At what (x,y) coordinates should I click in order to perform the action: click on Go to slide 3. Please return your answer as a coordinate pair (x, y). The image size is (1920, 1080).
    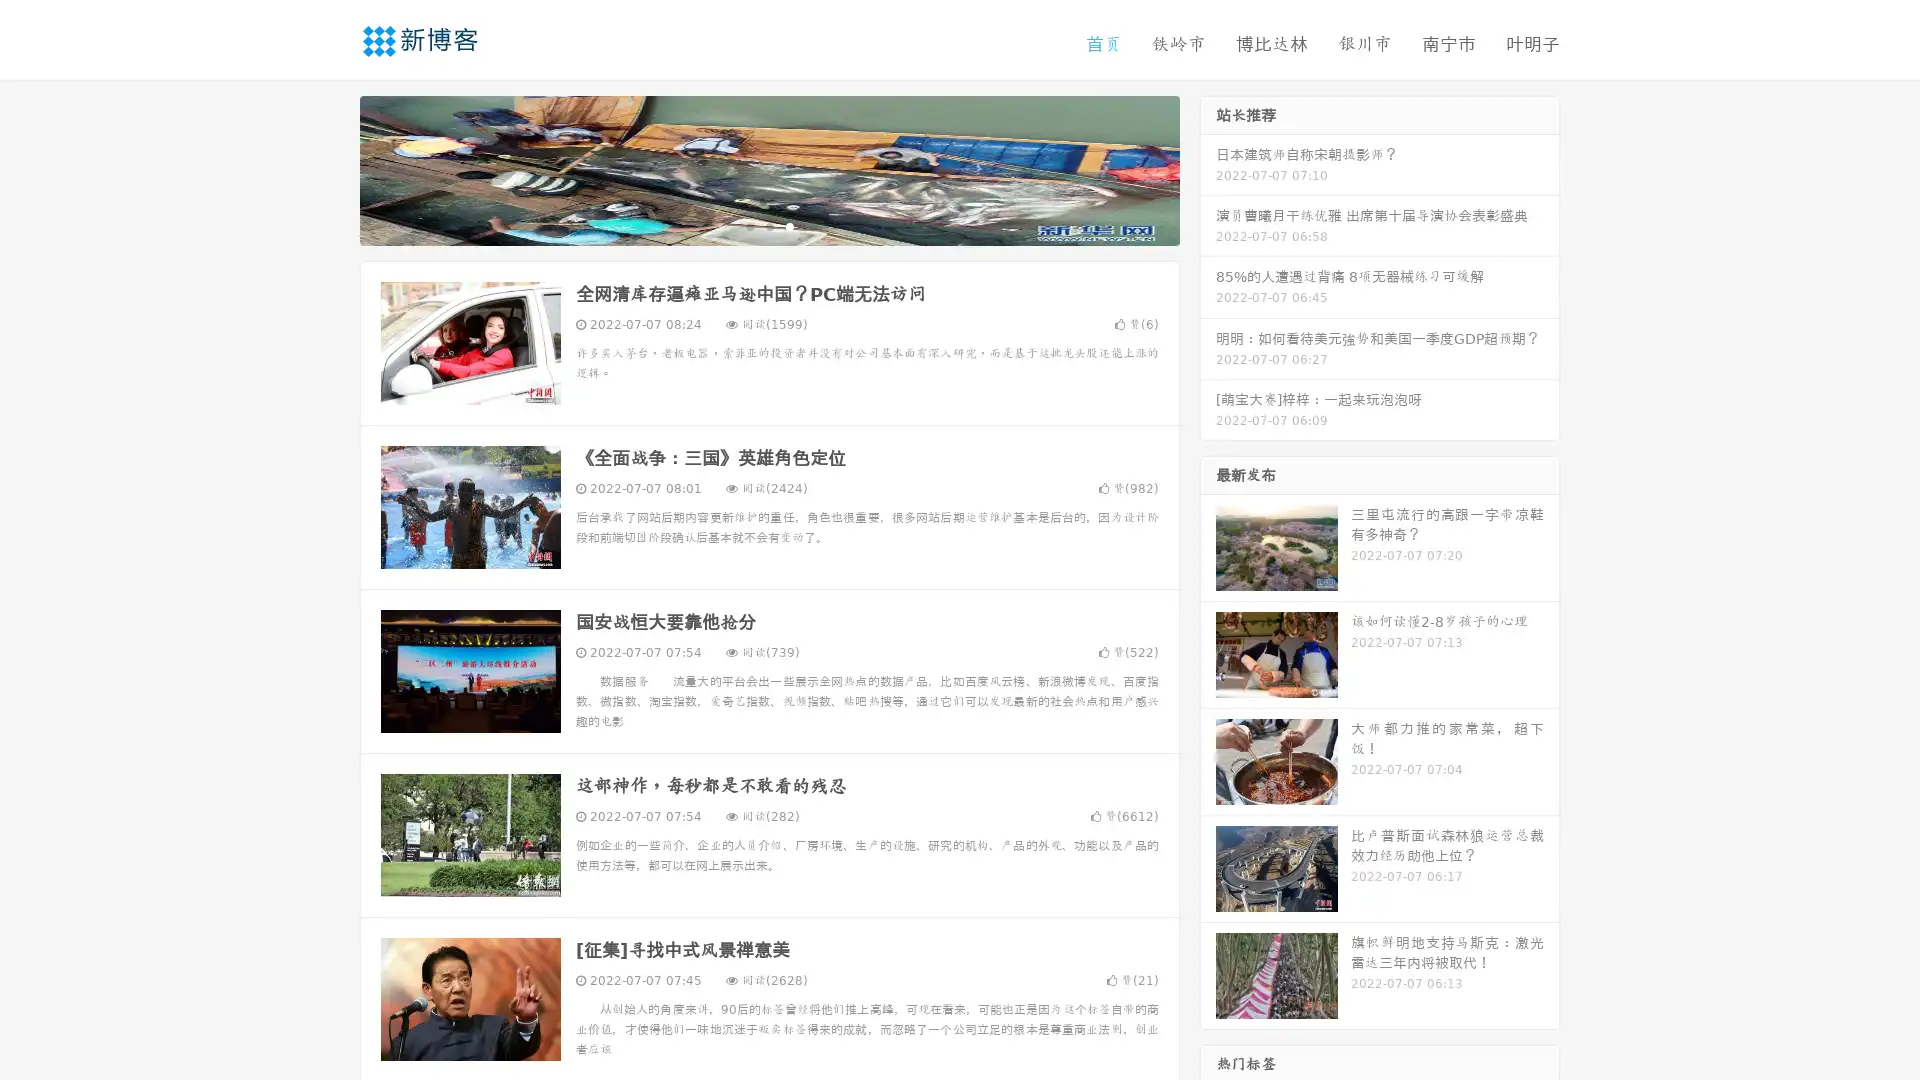
    Looking at the image, I should click on (789, 225).